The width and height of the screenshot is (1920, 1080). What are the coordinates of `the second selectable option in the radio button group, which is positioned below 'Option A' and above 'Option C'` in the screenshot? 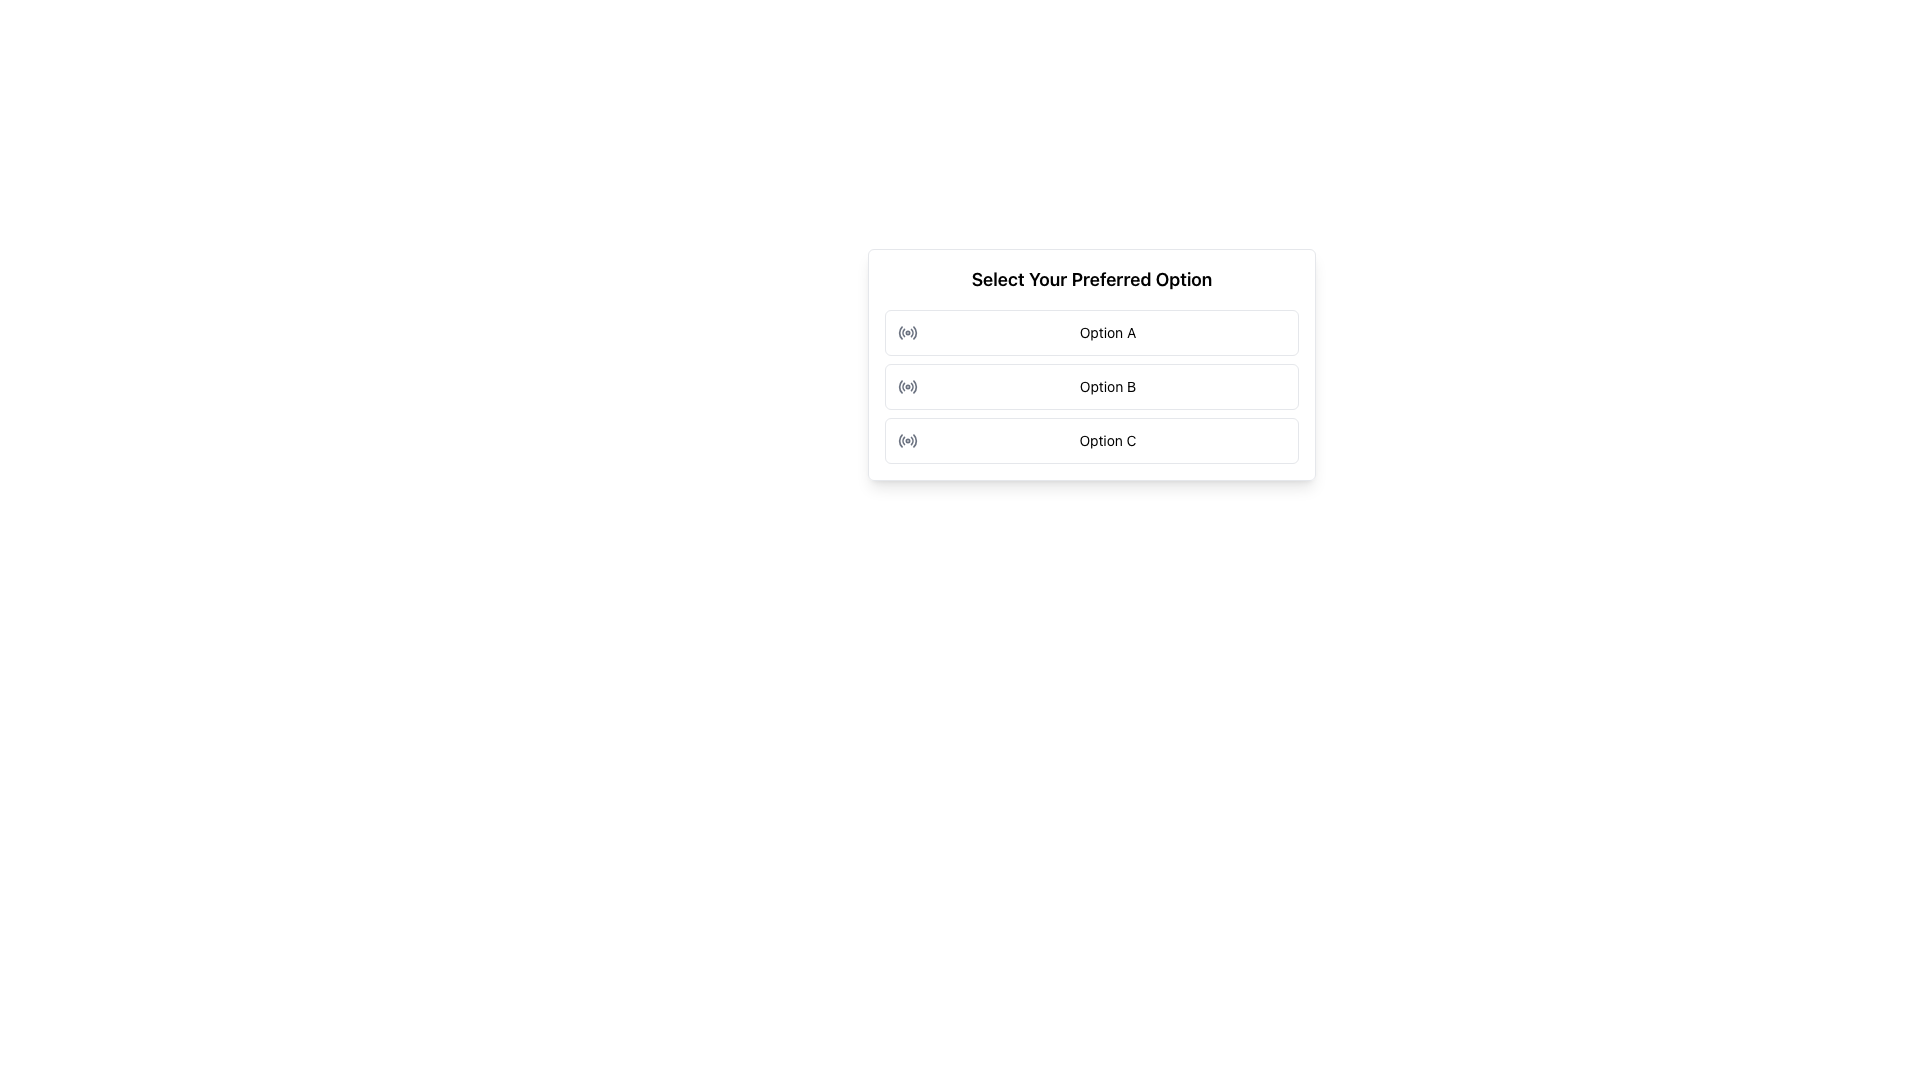 It's located at (1107, 386).